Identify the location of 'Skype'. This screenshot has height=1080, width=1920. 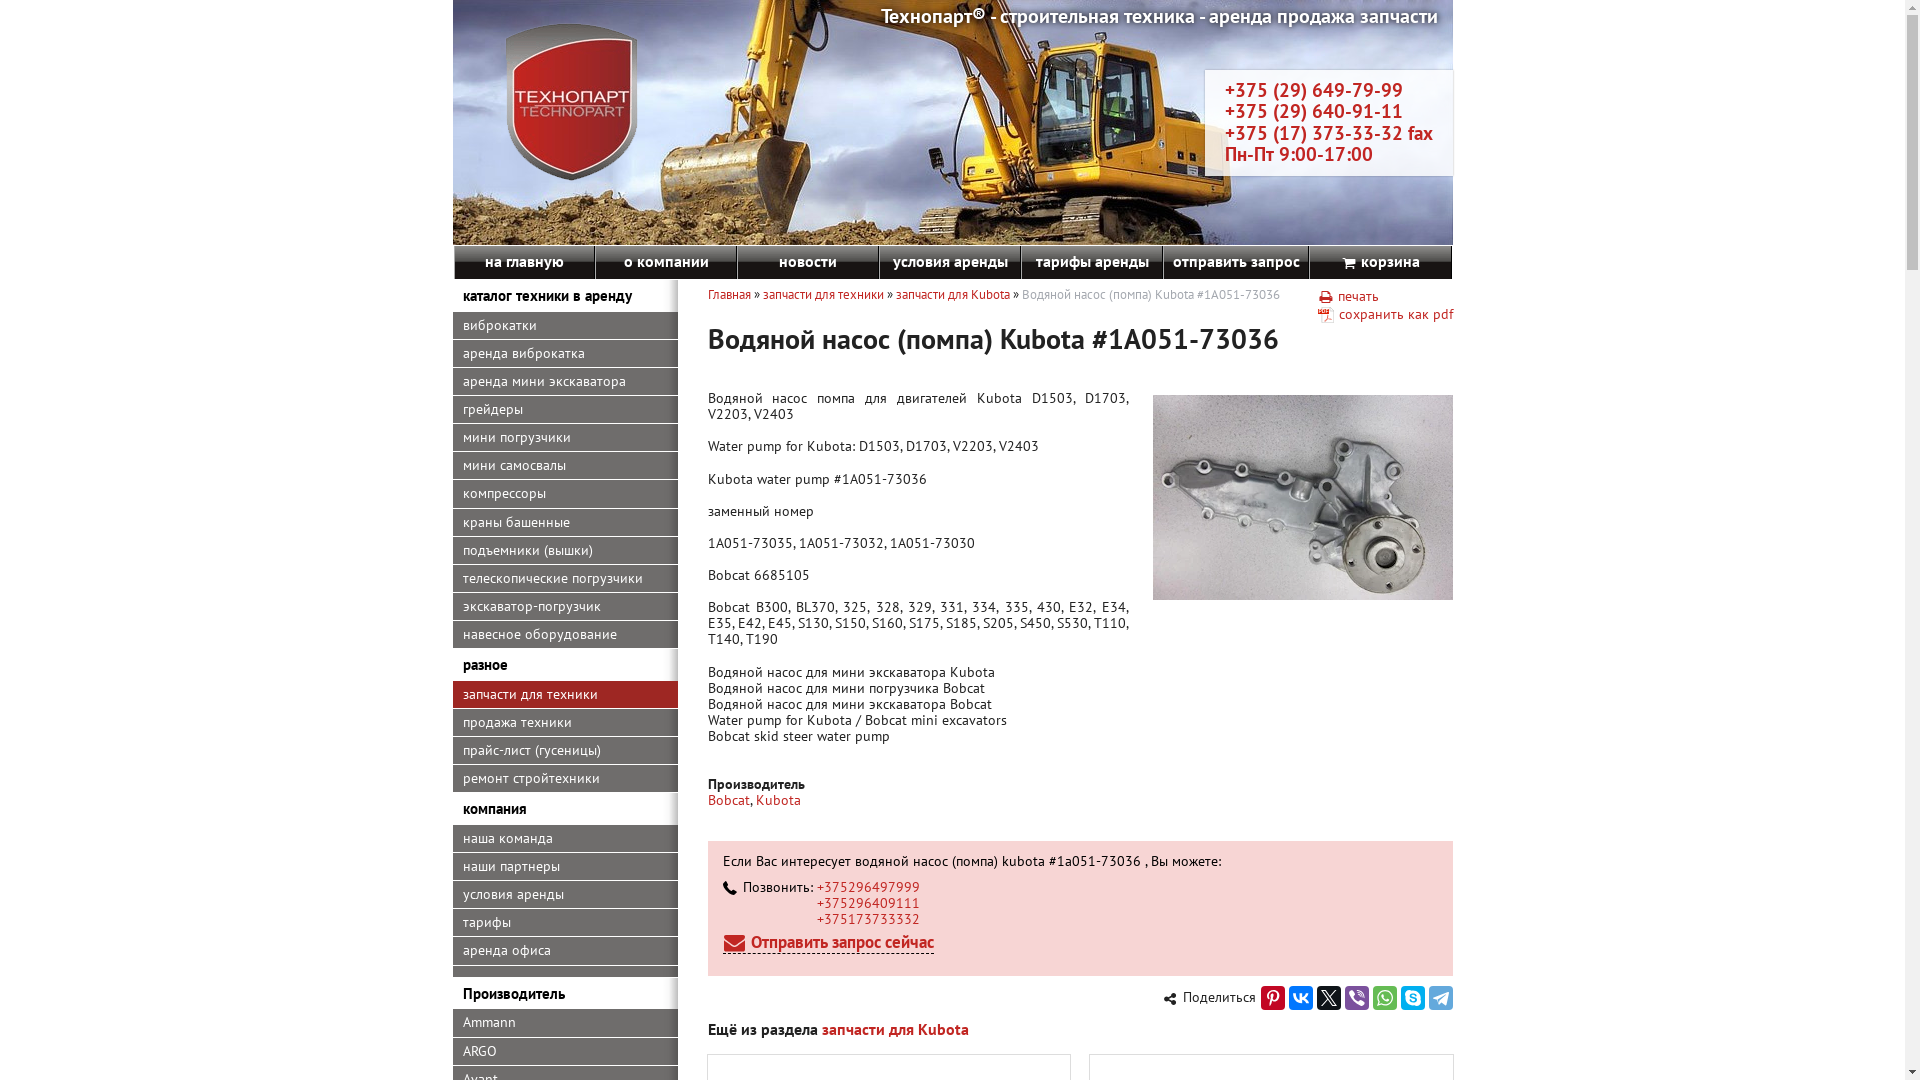
(1410, 998).